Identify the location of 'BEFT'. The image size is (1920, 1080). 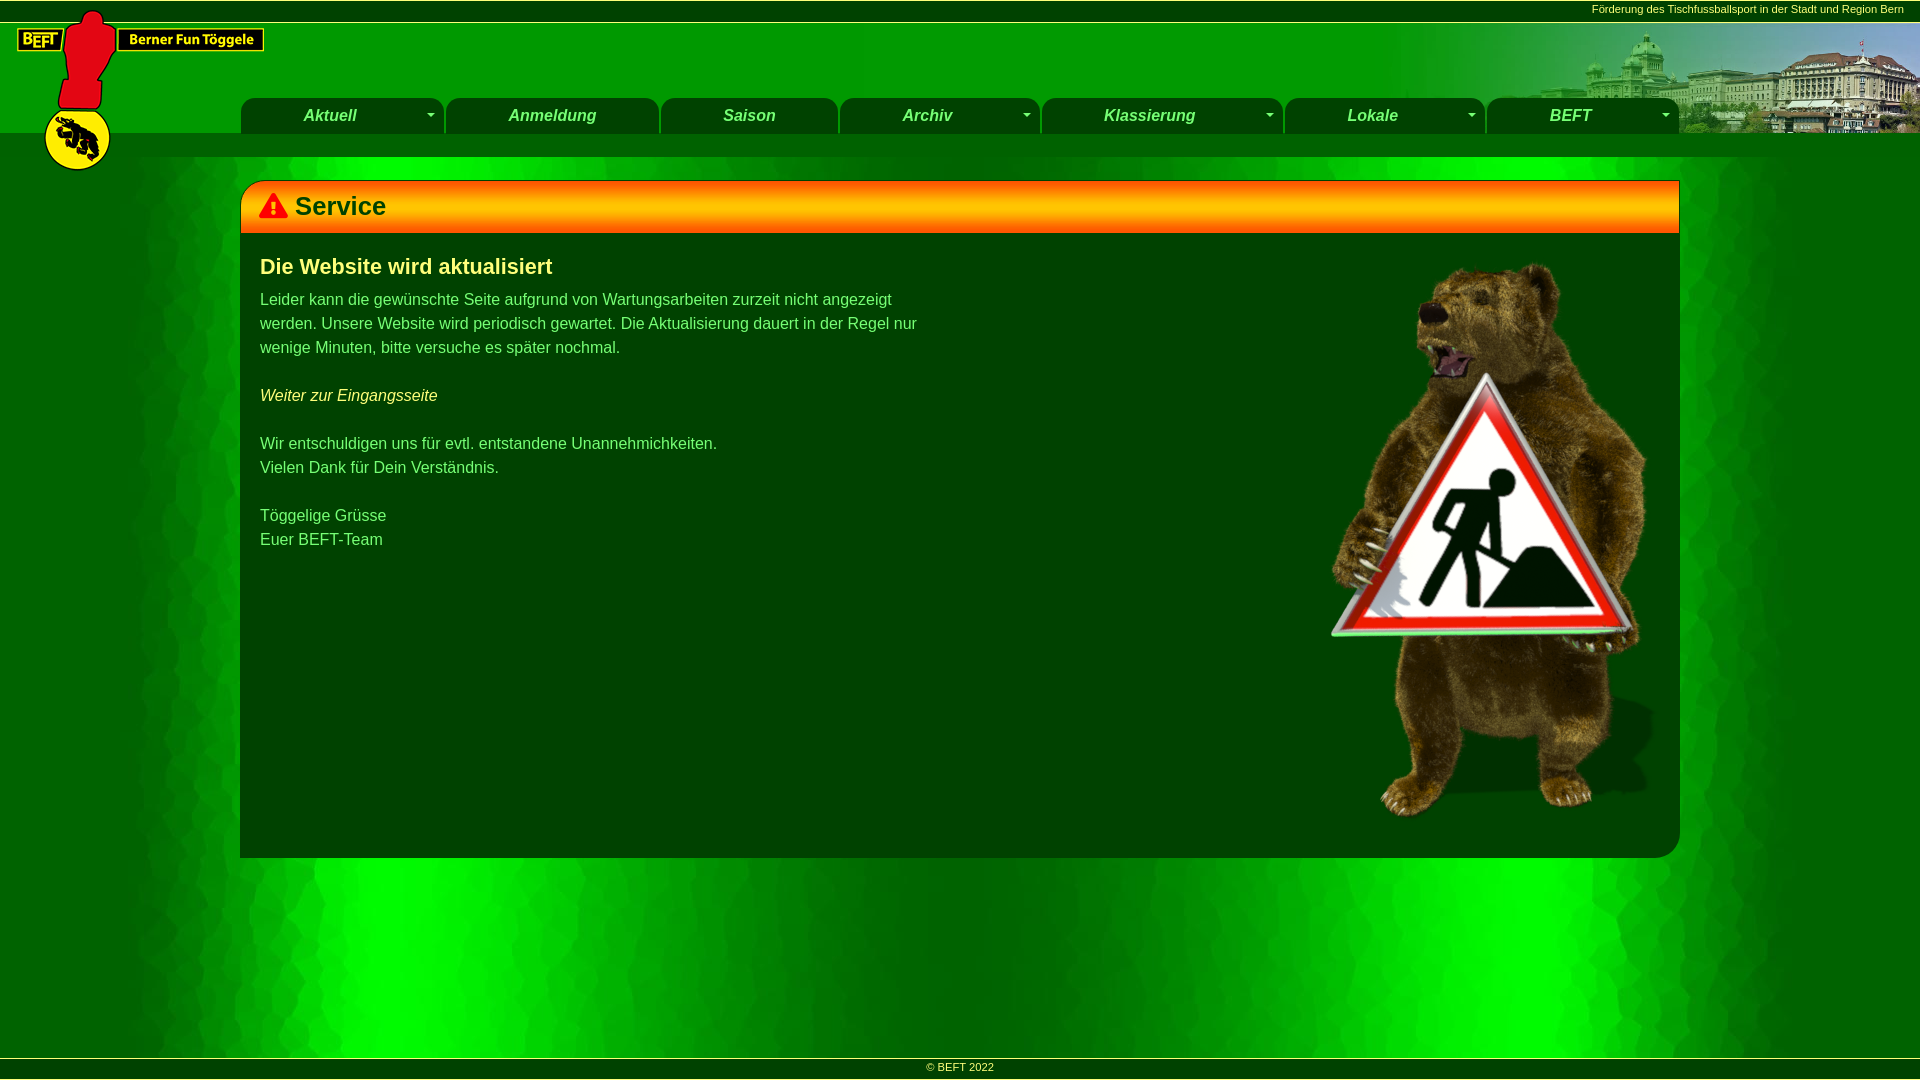
(1569, 115).